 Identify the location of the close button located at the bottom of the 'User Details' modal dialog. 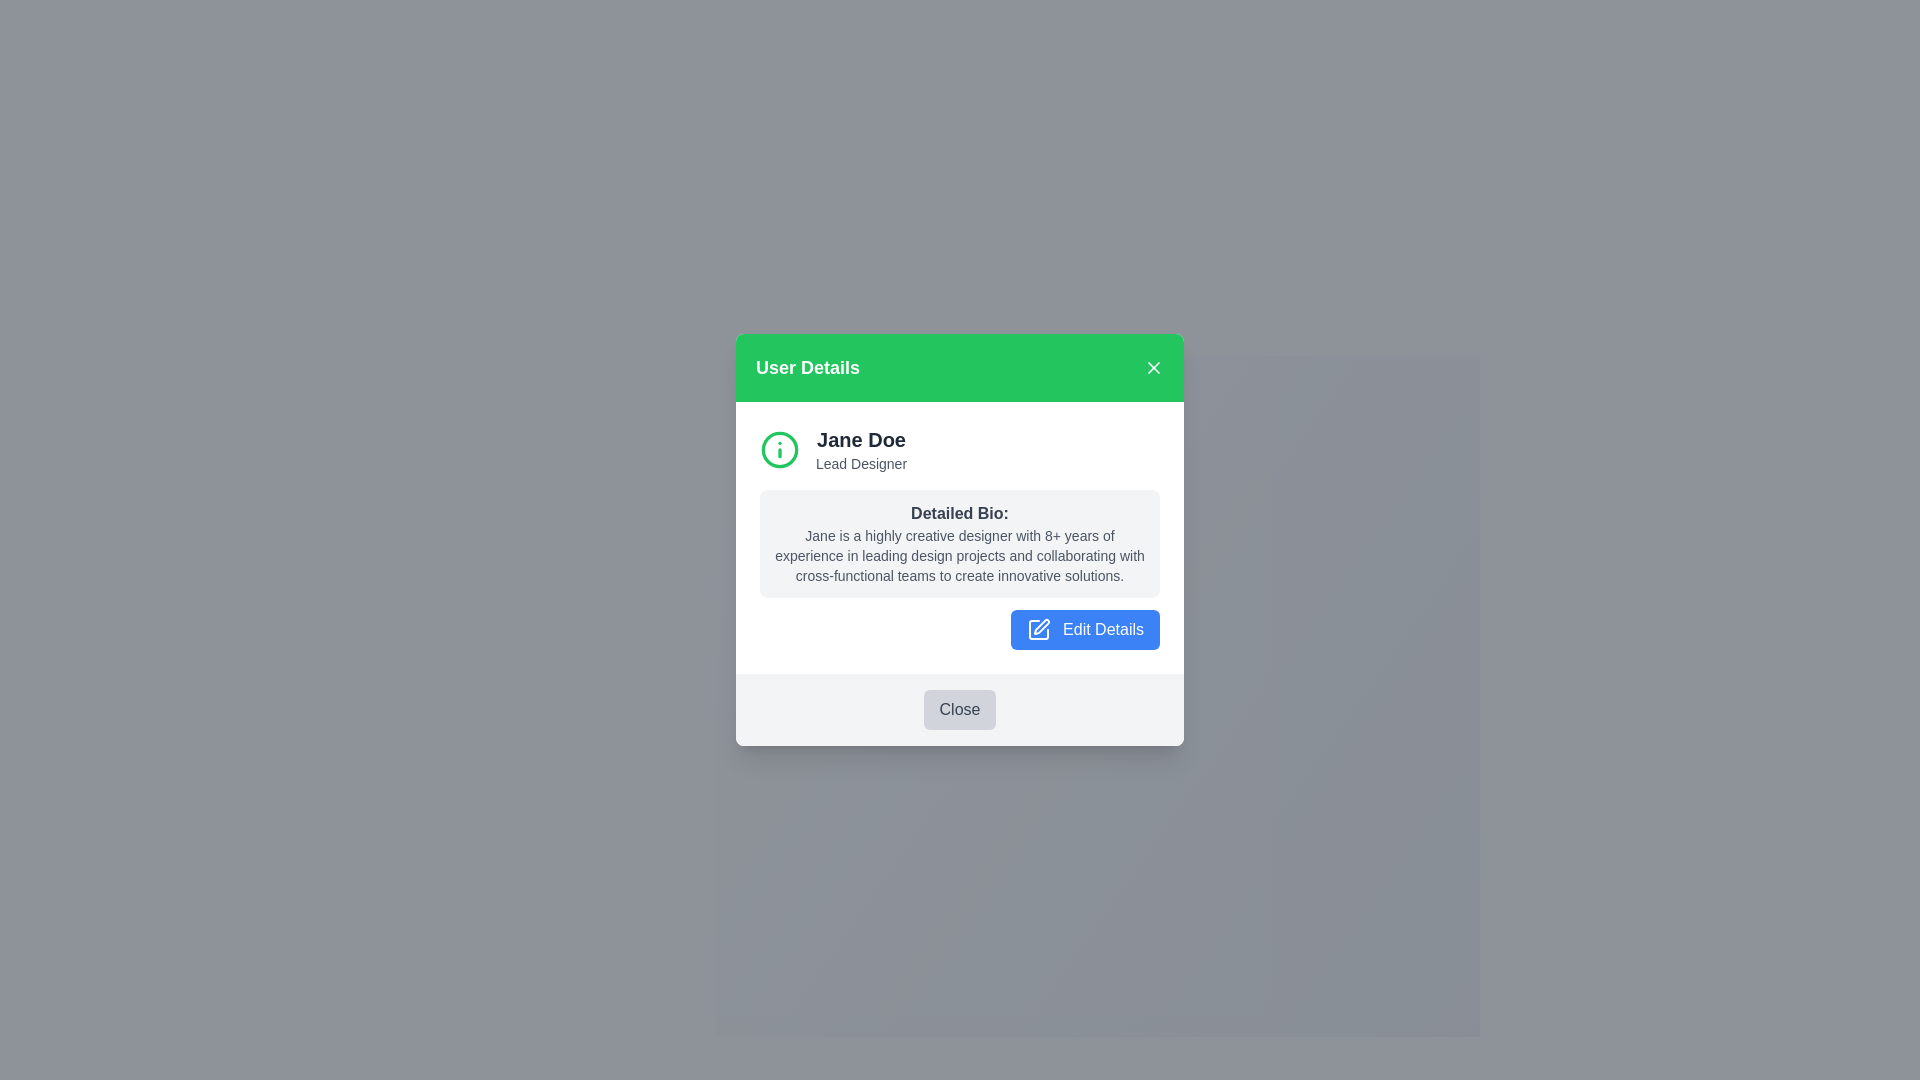
(960, 708).